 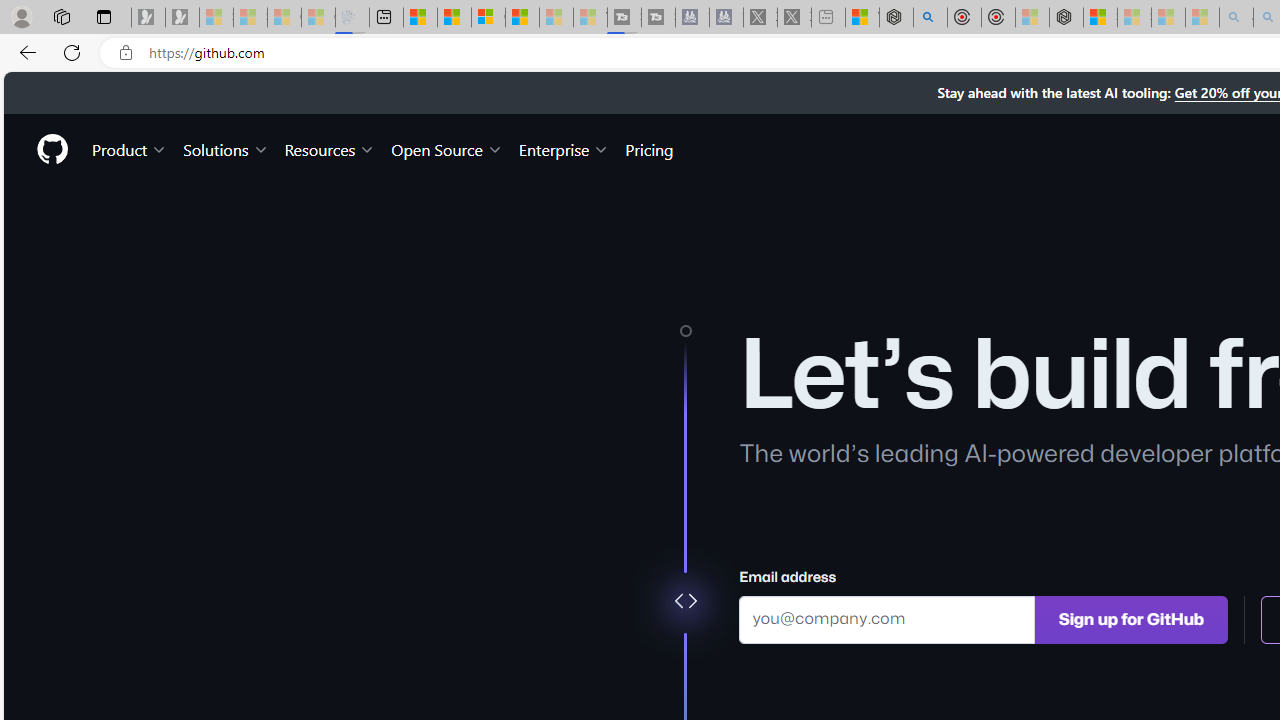 What do you see at coordinates (929, 17) in the screenshot?
I see `'poe - Search'` at bounding box center [929, 17].